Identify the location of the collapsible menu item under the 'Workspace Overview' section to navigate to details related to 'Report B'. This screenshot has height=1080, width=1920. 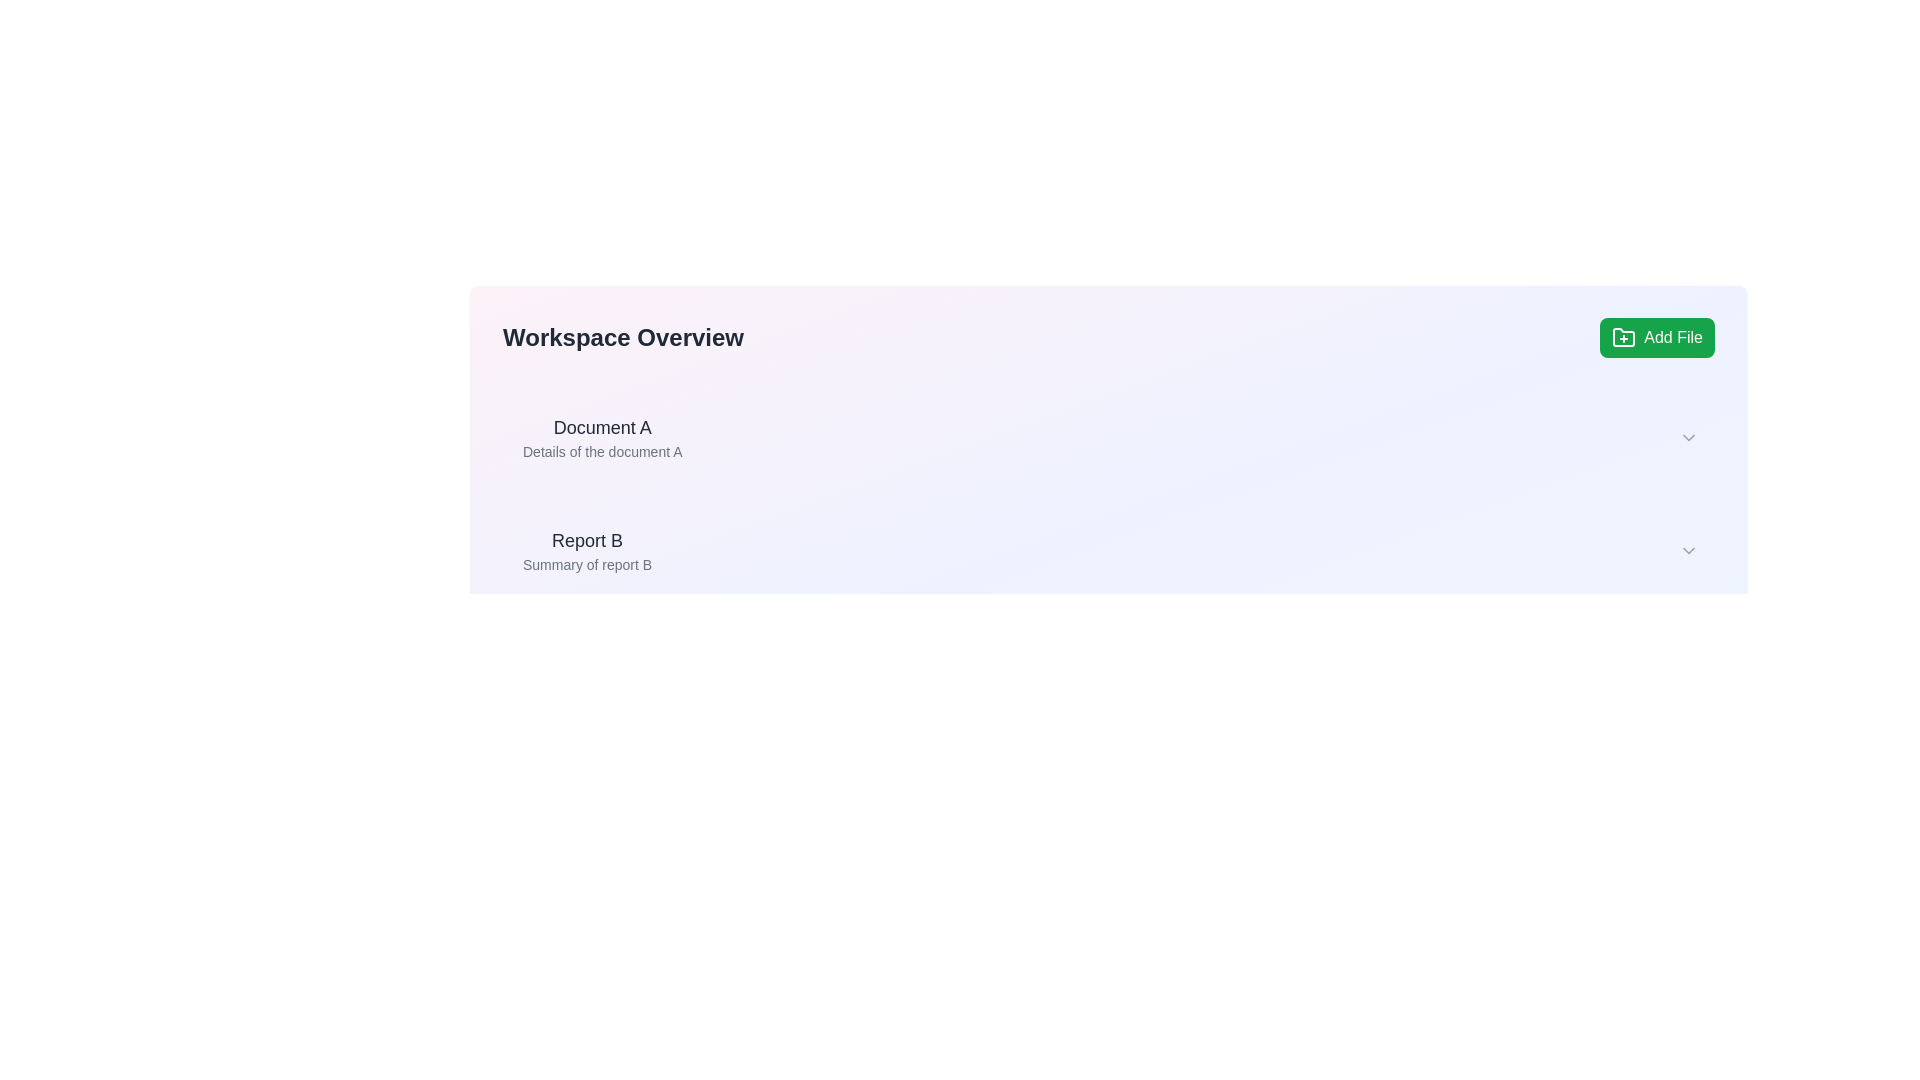
(1109, 551).